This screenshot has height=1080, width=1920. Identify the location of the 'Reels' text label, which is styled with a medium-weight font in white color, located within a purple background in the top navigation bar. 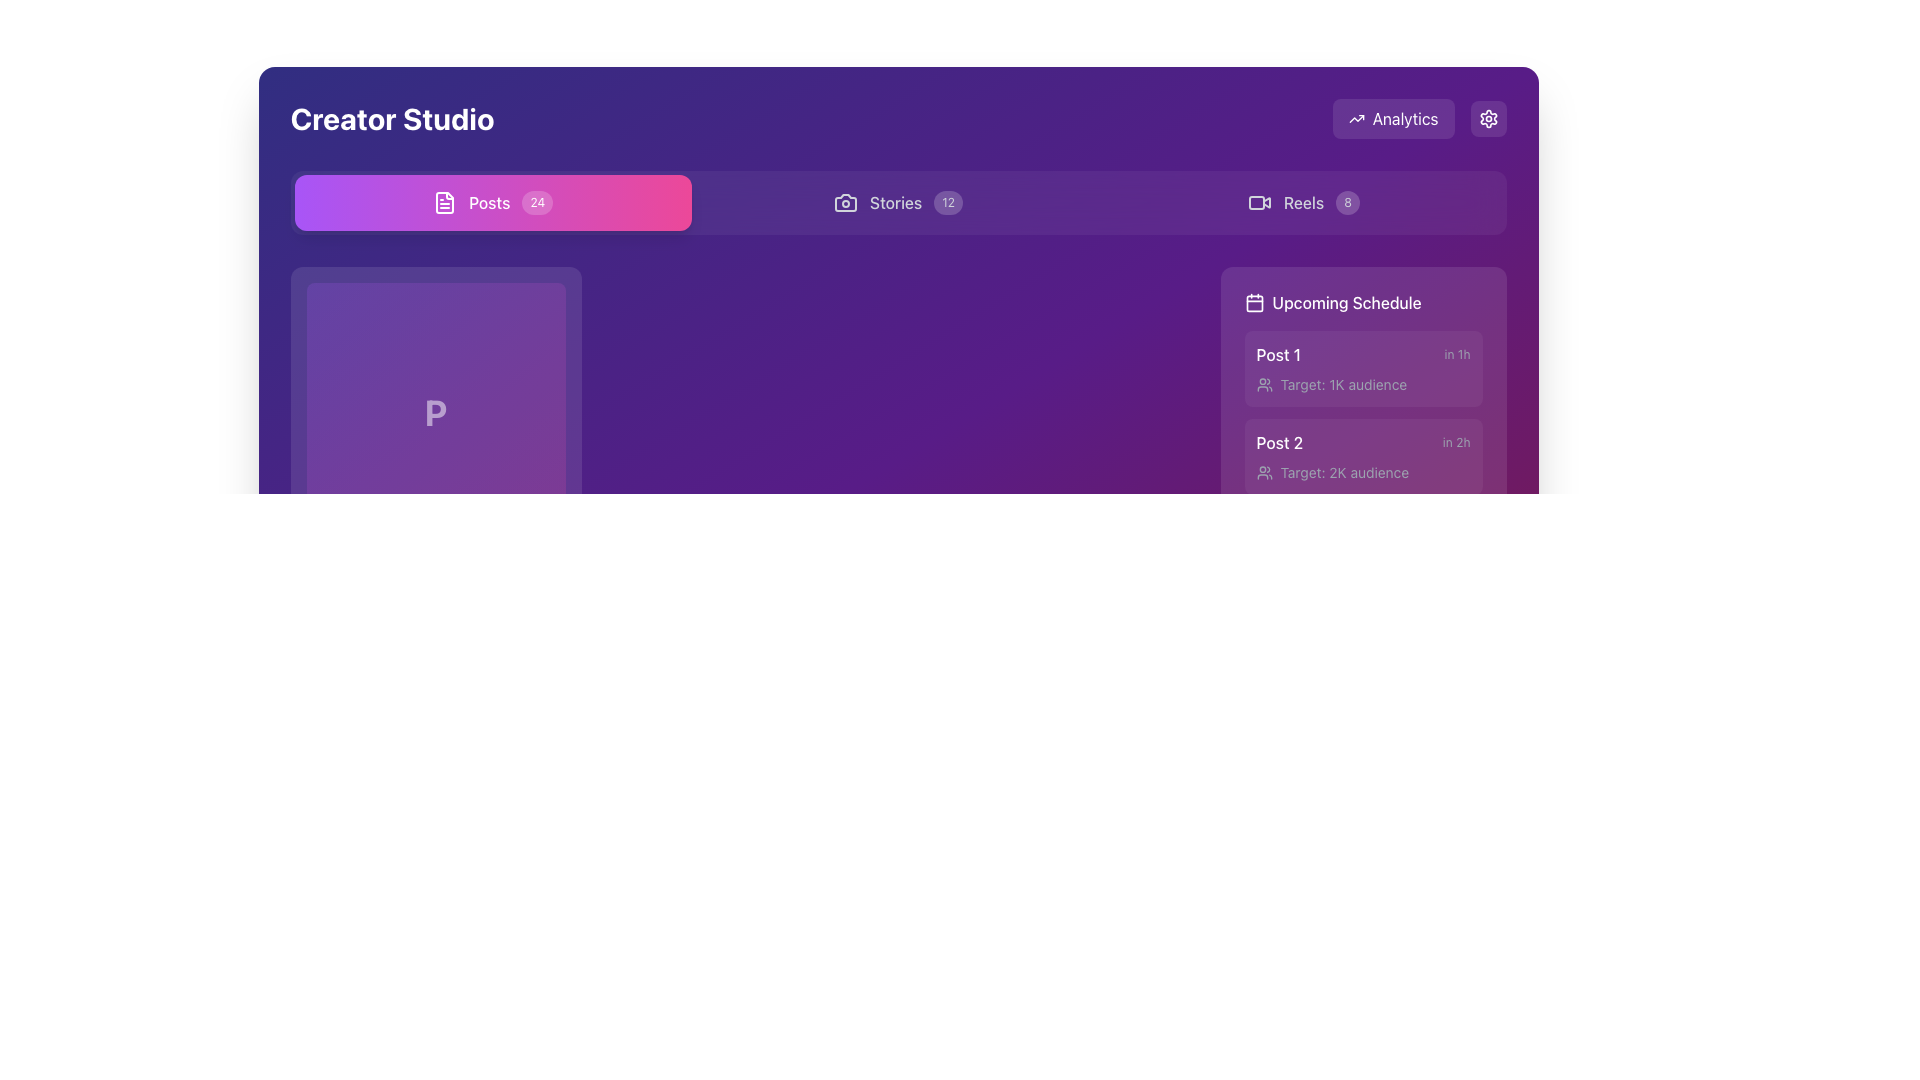
(1304, 203).